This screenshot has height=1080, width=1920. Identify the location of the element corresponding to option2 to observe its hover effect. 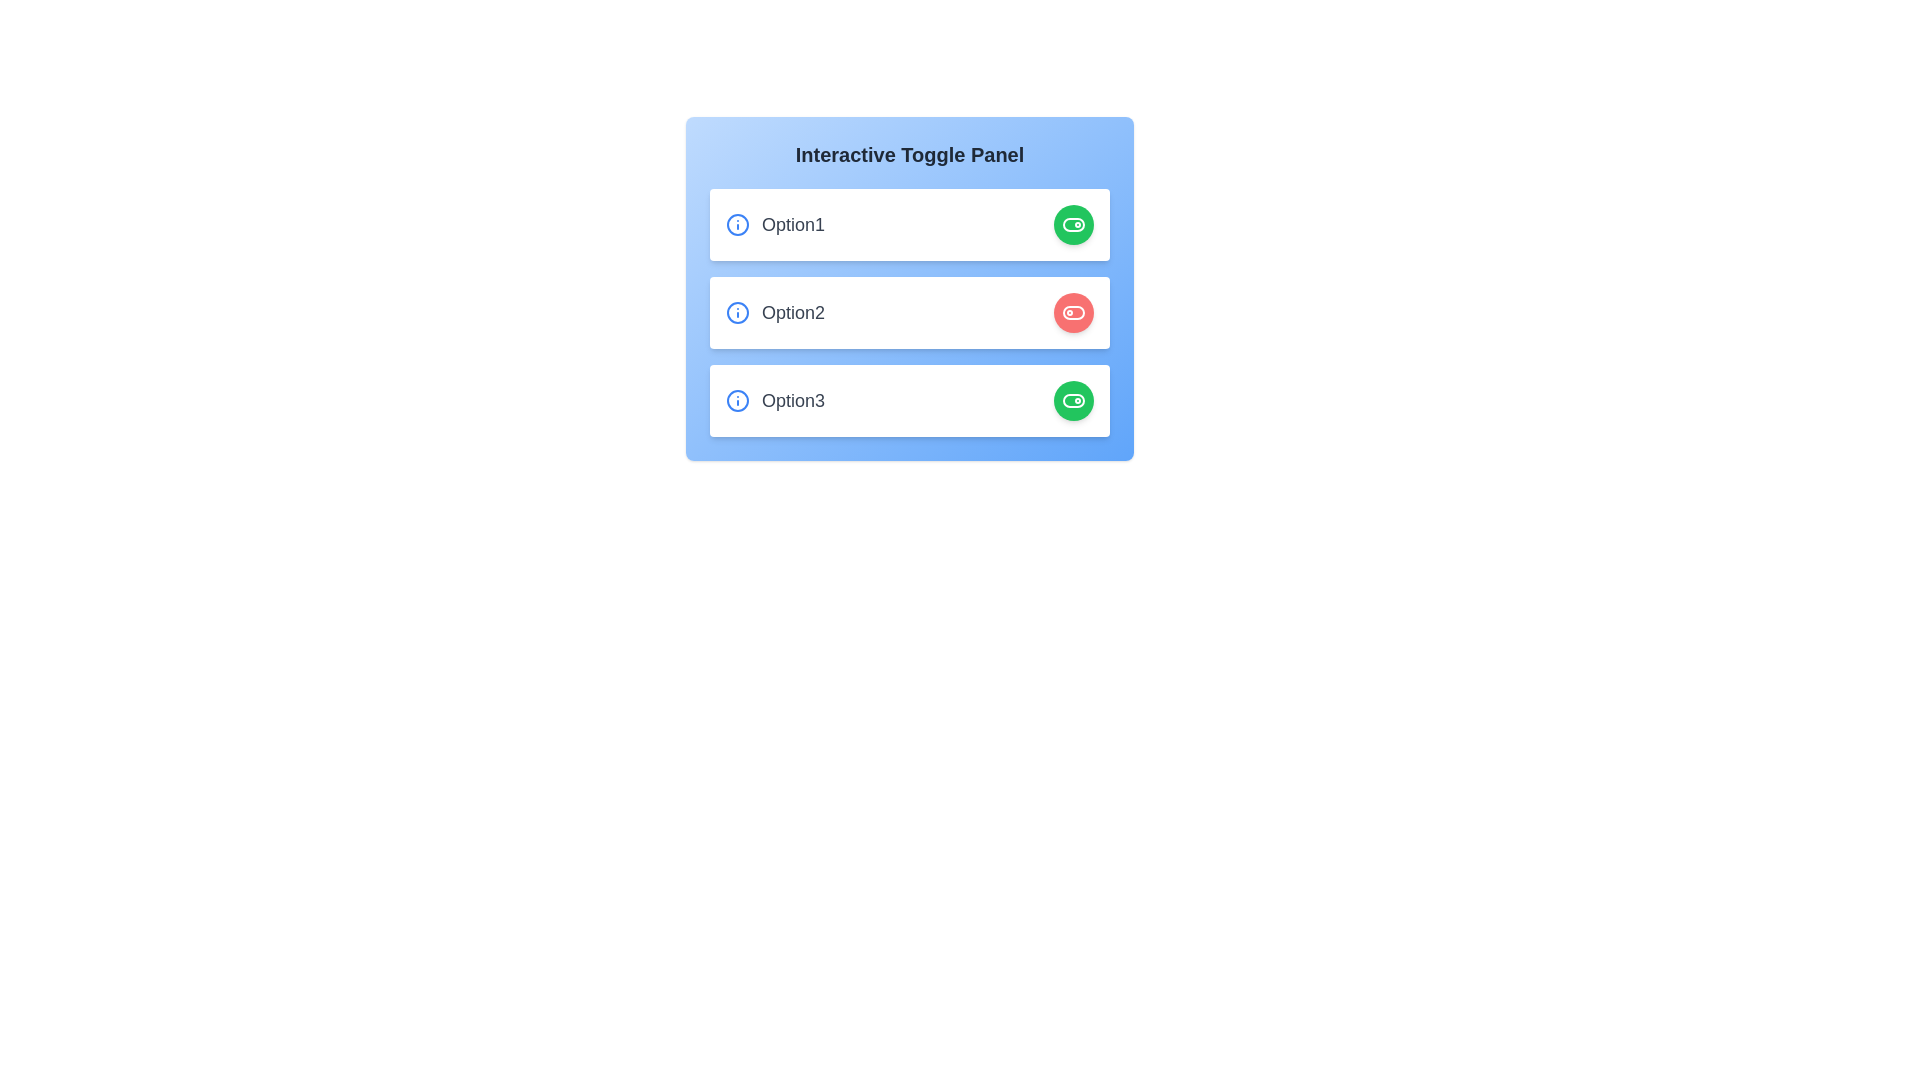
(909, 312).